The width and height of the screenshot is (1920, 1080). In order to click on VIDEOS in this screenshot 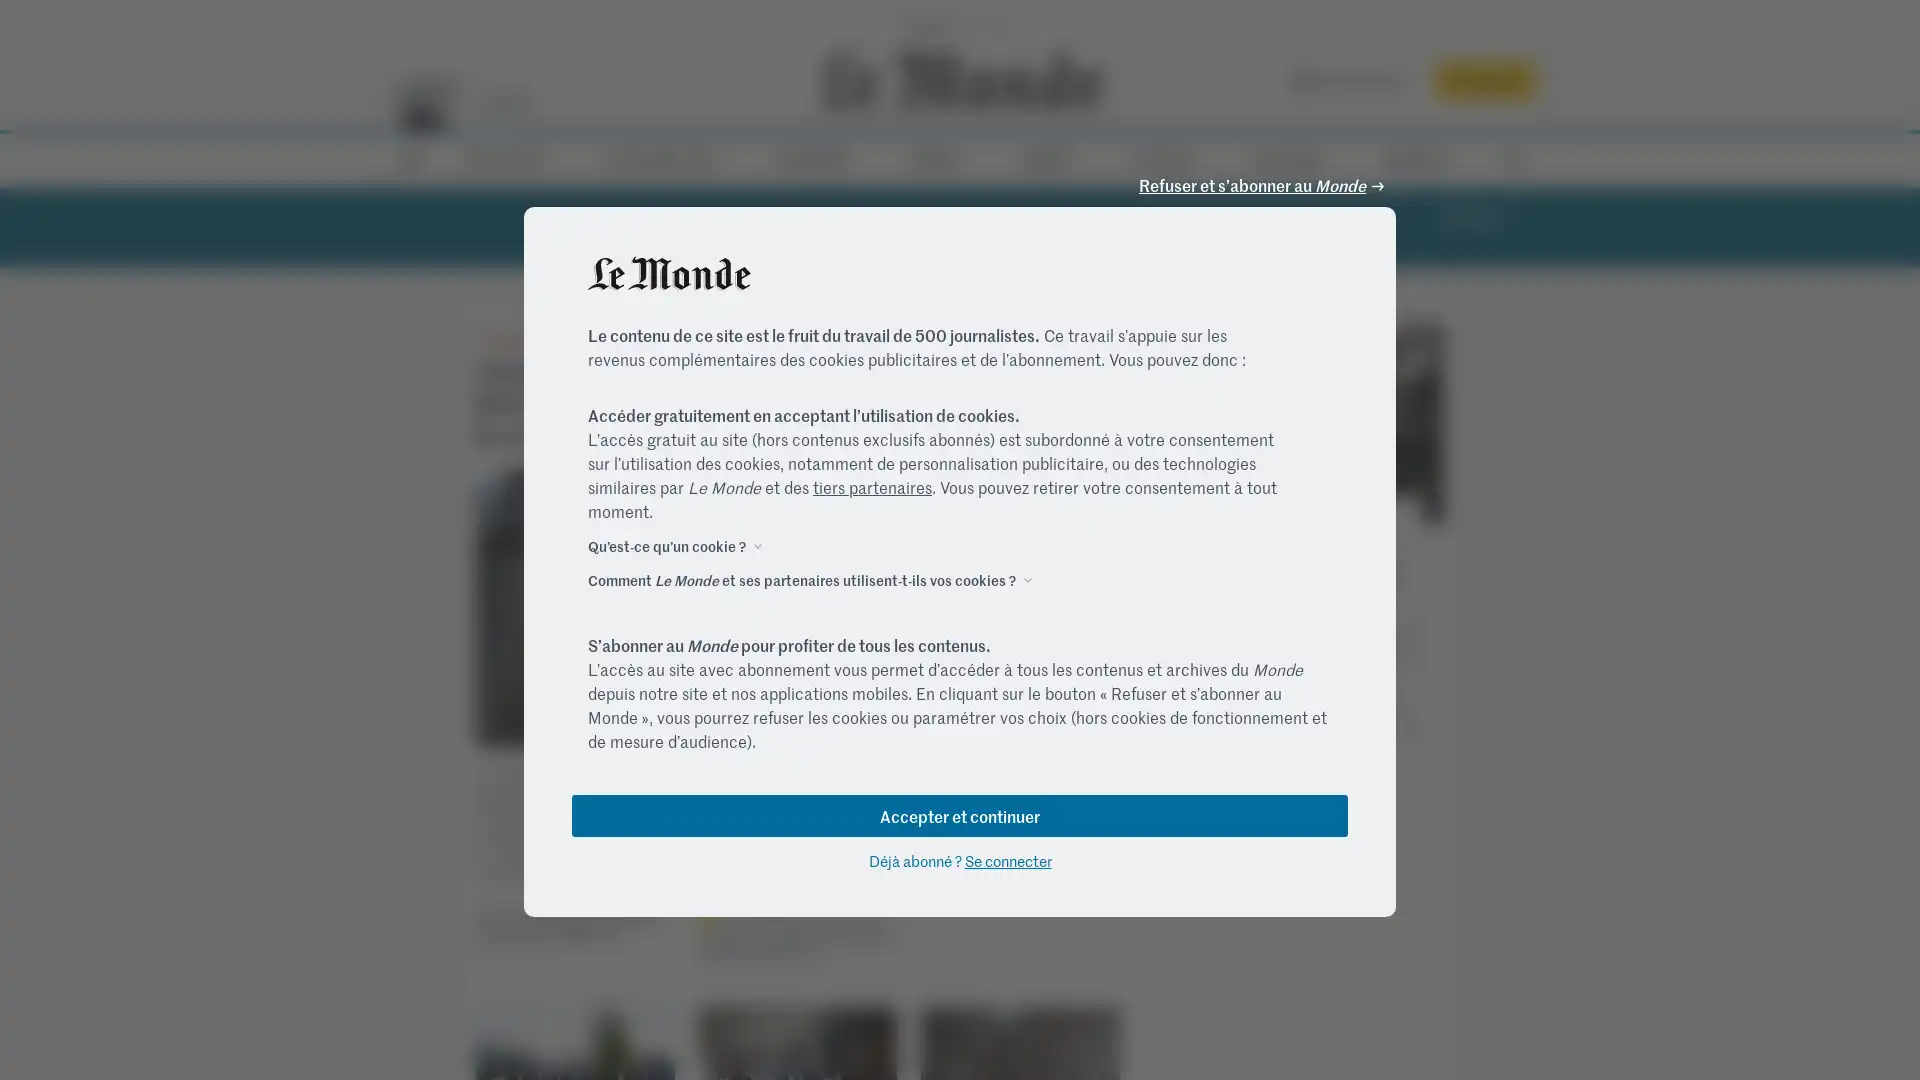, I will do `click(941, 158)`.